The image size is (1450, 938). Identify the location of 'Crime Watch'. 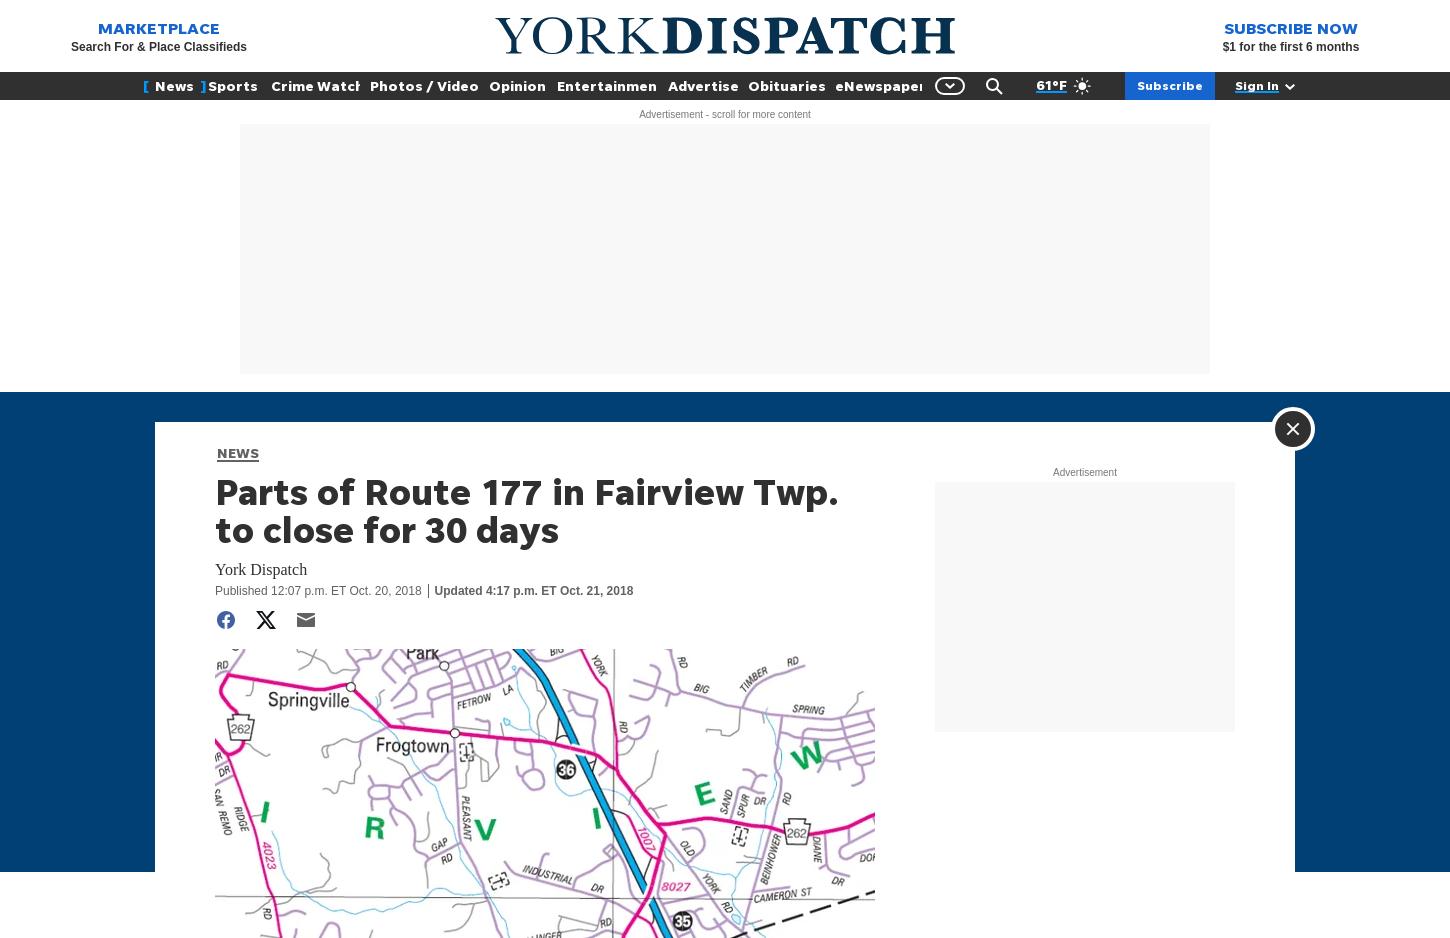
(316, 85).